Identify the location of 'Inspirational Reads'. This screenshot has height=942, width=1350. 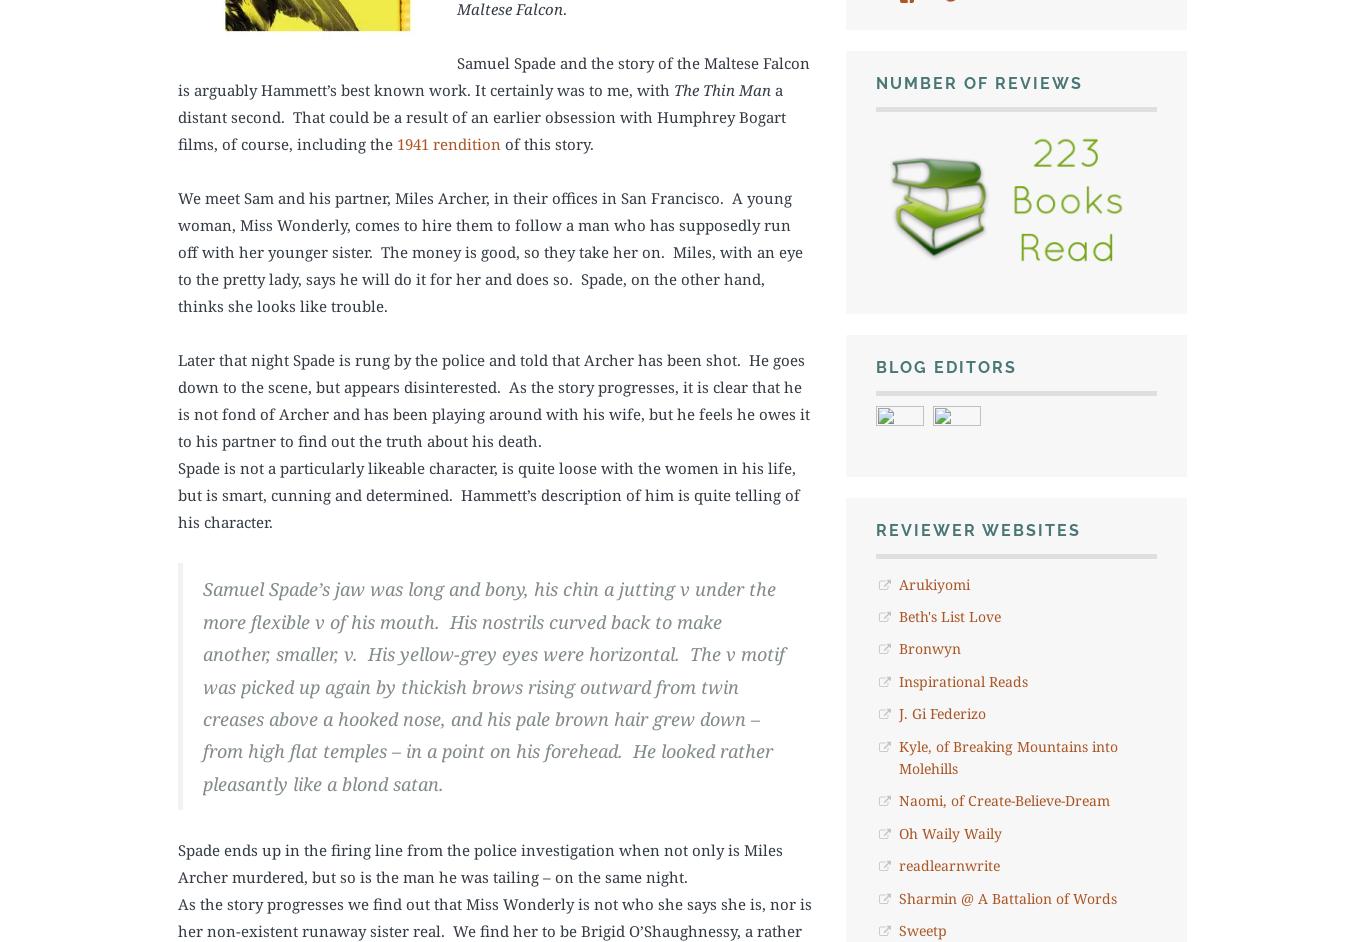
(961, 680).